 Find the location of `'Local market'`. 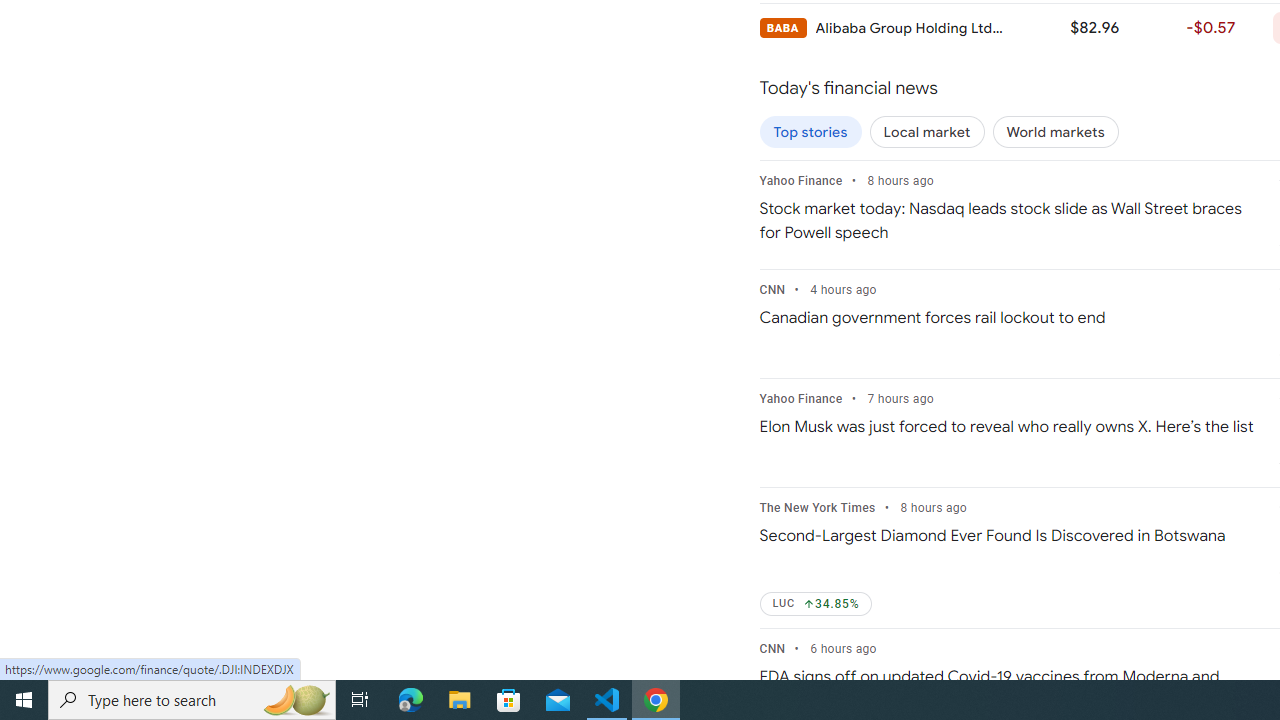

'Local market' is located at coordinates (926, 132).